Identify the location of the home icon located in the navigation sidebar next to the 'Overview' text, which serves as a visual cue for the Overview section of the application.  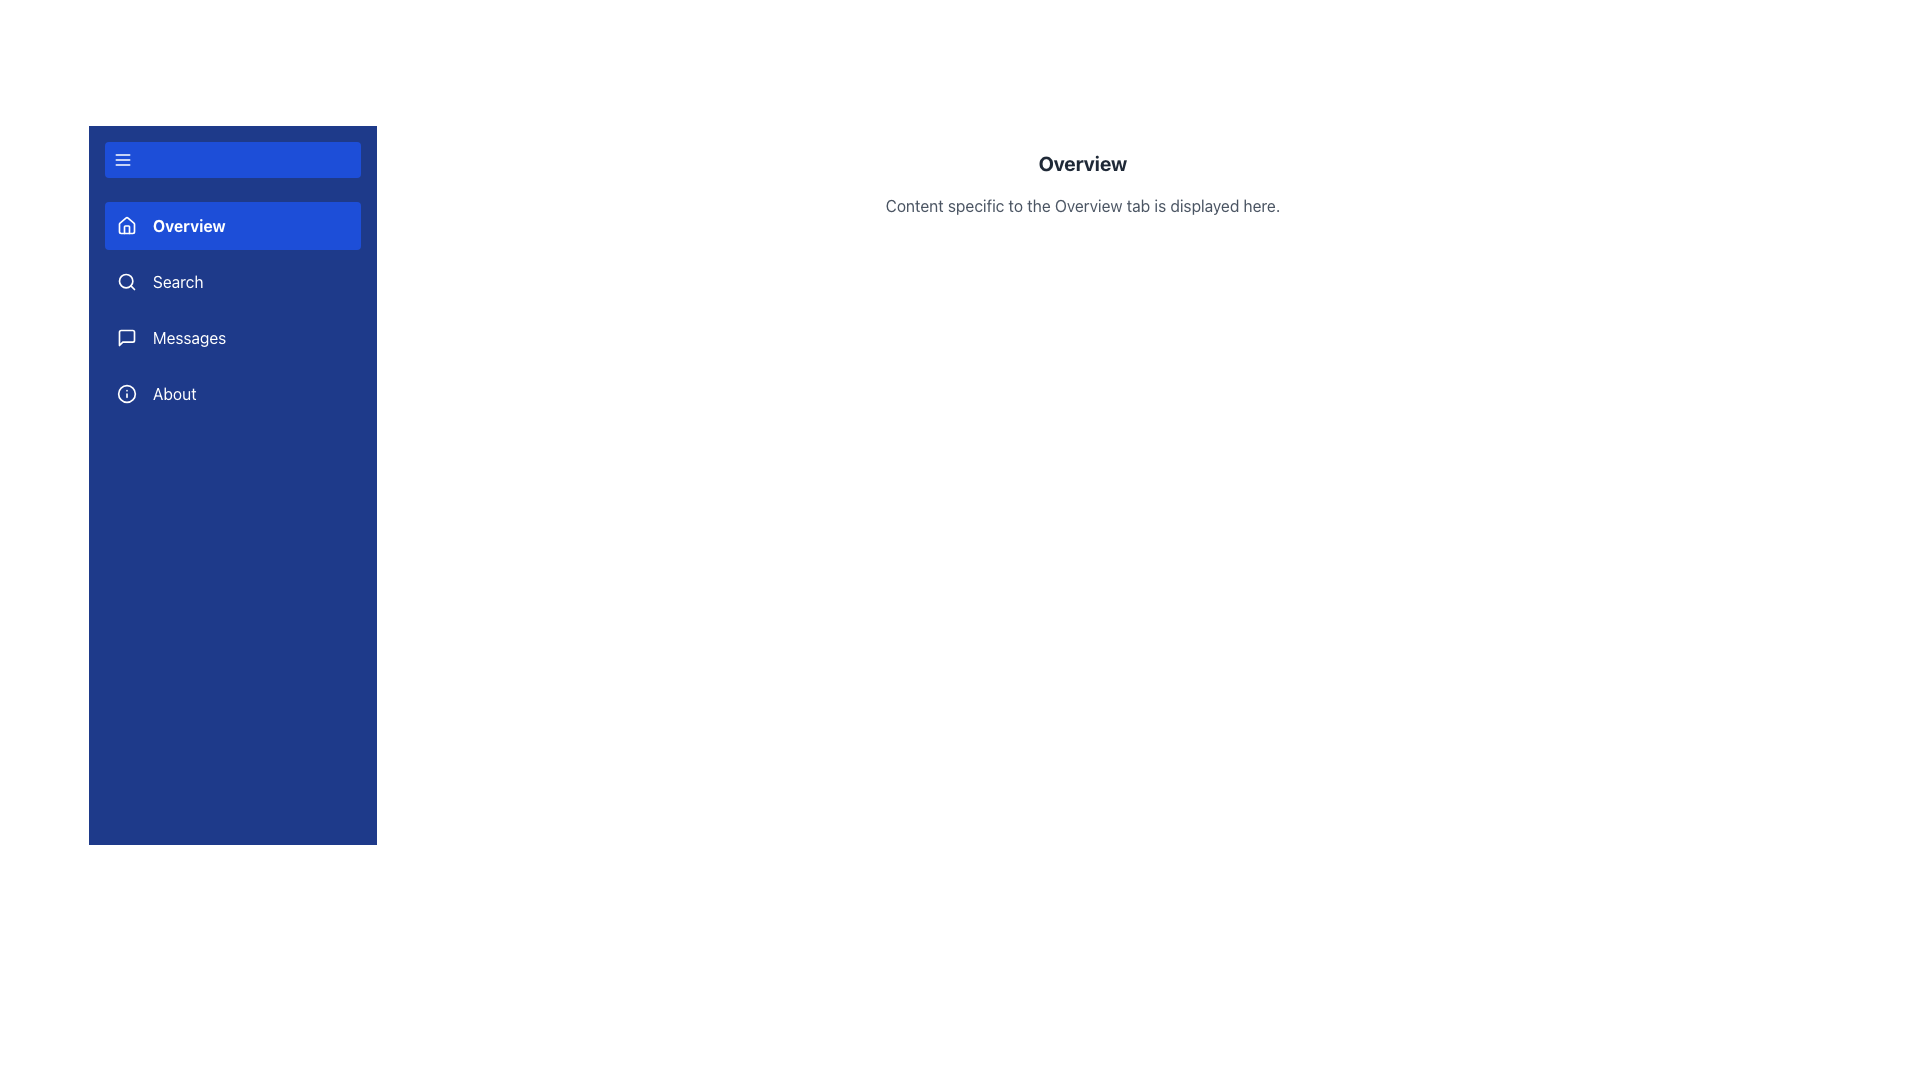
(125, 224).